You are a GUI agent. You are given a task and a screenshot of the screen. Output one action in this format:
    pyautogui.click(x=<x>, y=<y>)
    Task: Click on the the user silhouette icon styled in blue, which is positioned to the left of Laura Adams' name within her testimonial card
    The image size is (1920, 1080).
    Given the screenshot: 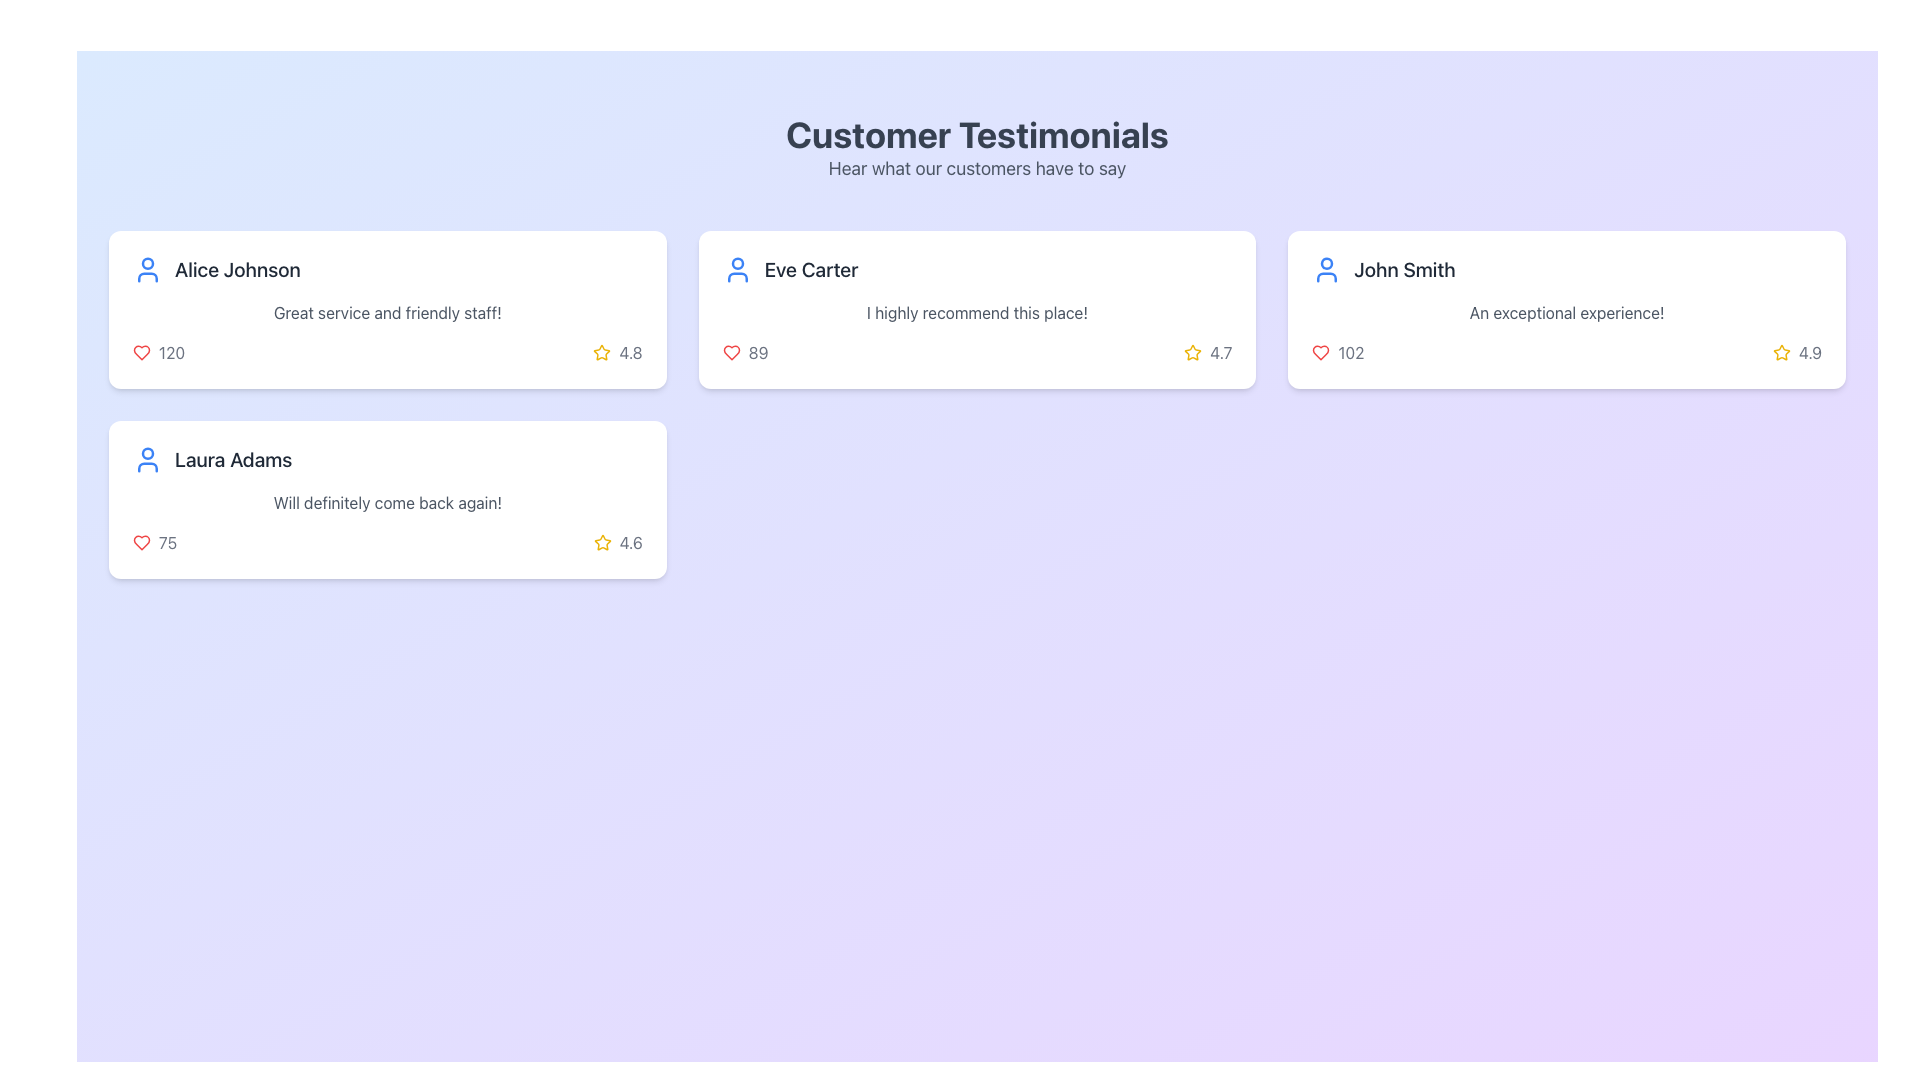 What is the action you would take?
    pyautogui.click(x=147, y=459)
    